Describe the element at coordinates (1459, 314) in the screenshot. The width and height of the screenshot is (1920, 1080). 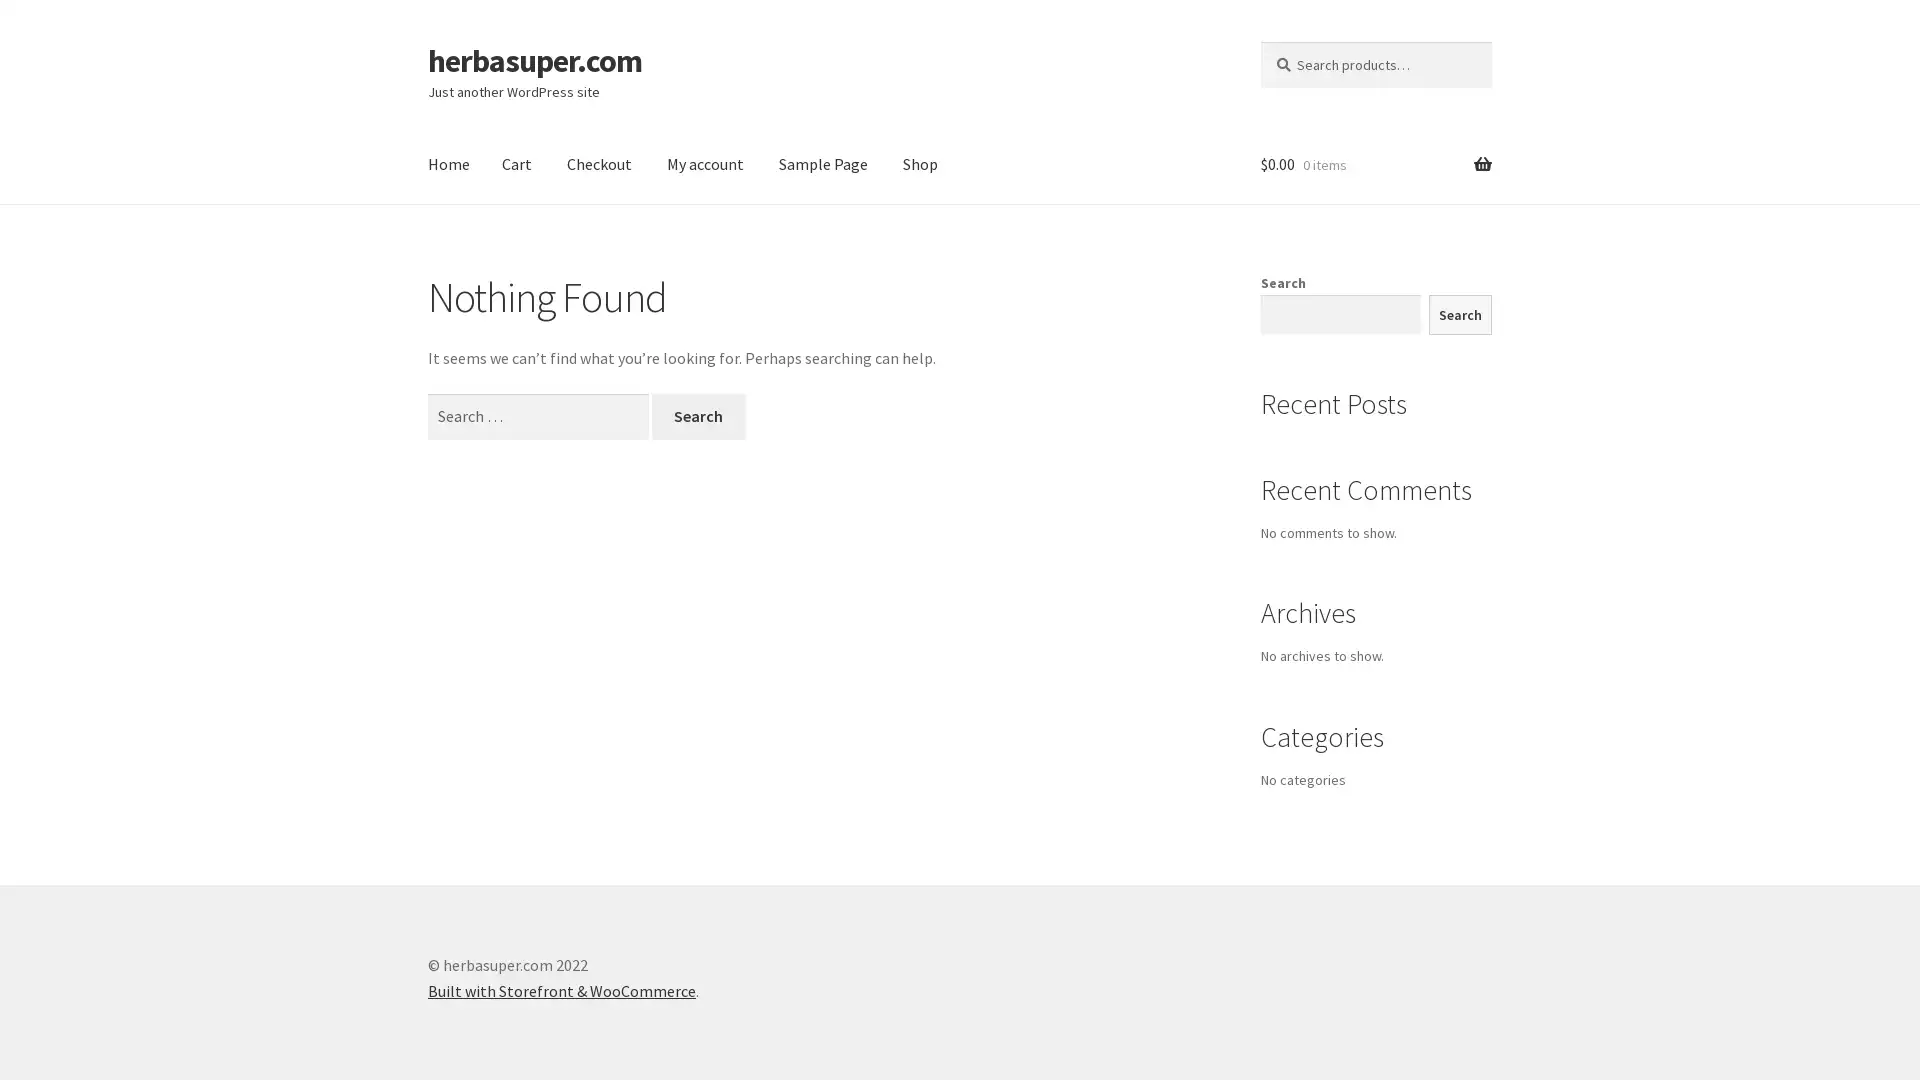
I see `Search` at that location.